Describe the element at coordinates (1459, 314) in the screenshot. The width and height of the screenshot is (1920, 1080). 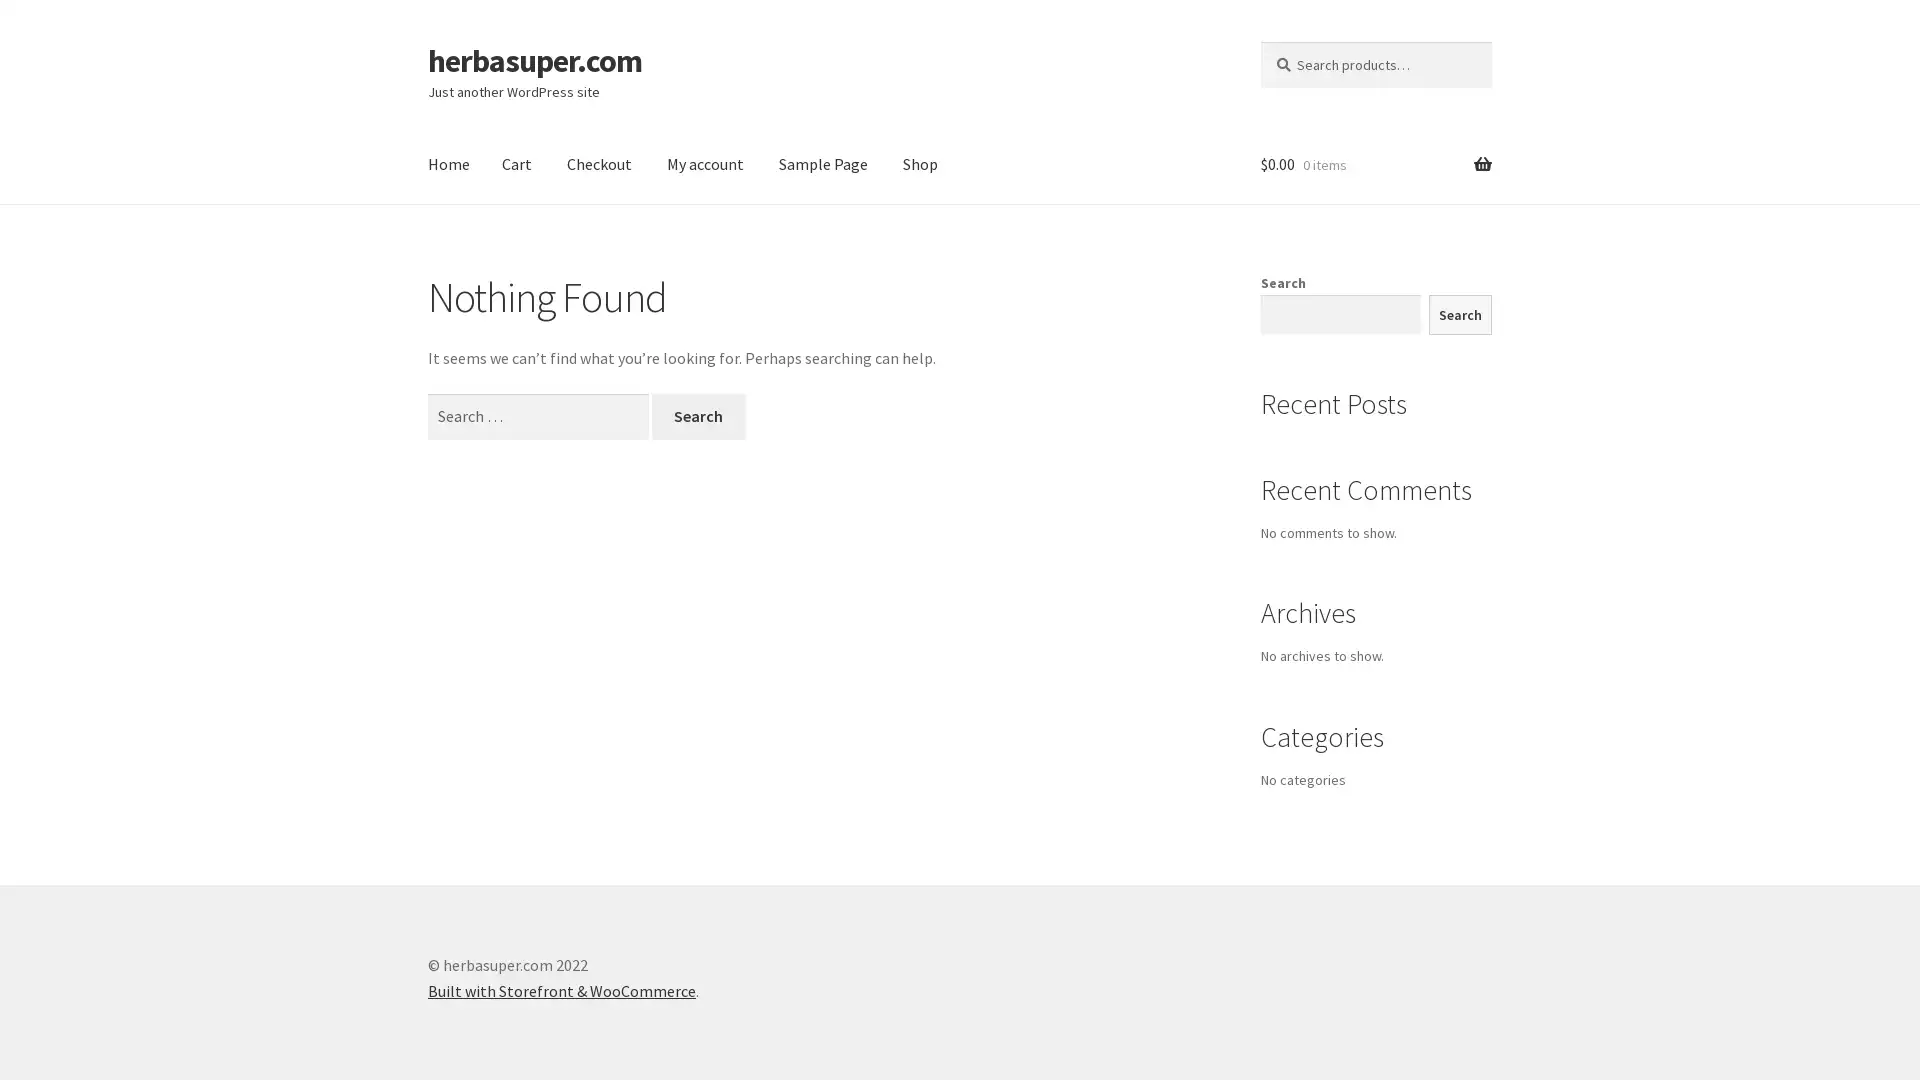
I see `Search` at that location.